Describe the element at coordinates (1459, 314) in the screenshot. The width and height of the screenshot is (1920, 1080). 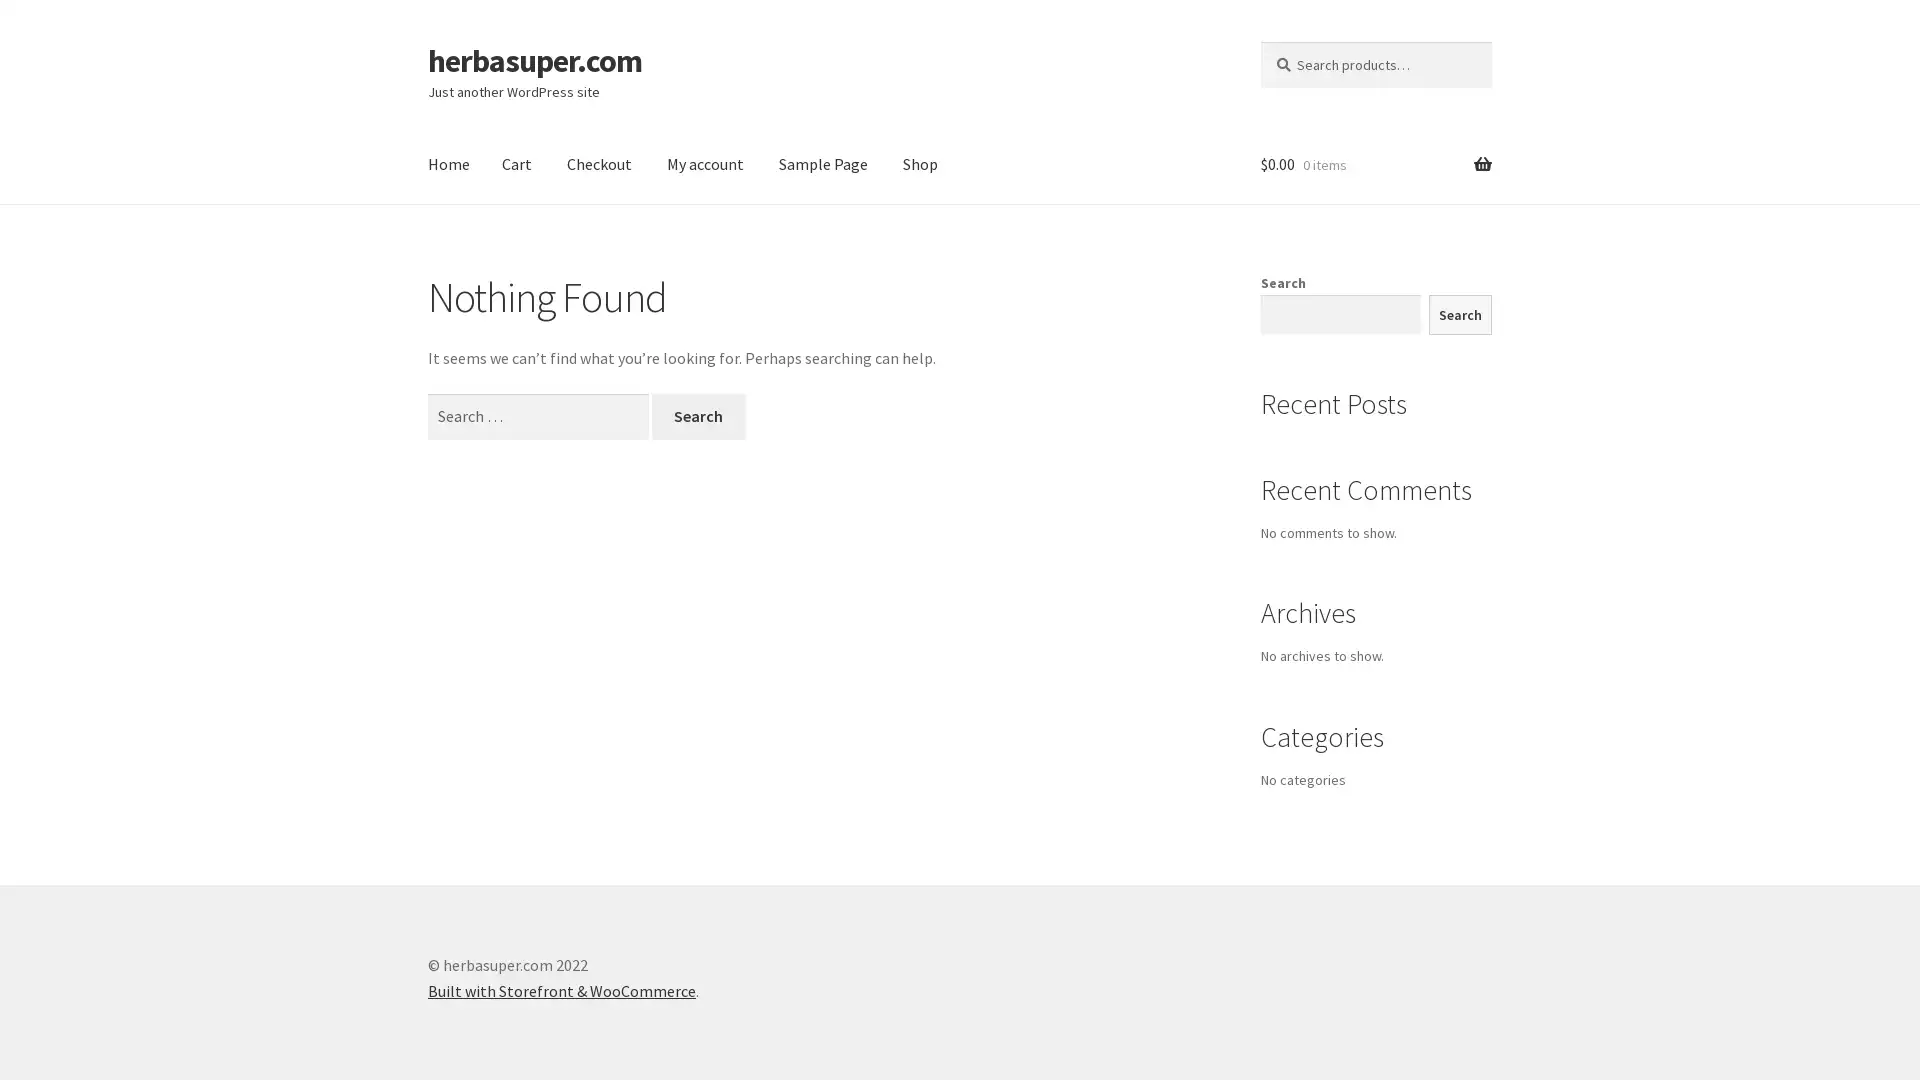
I see `Search` at that location.